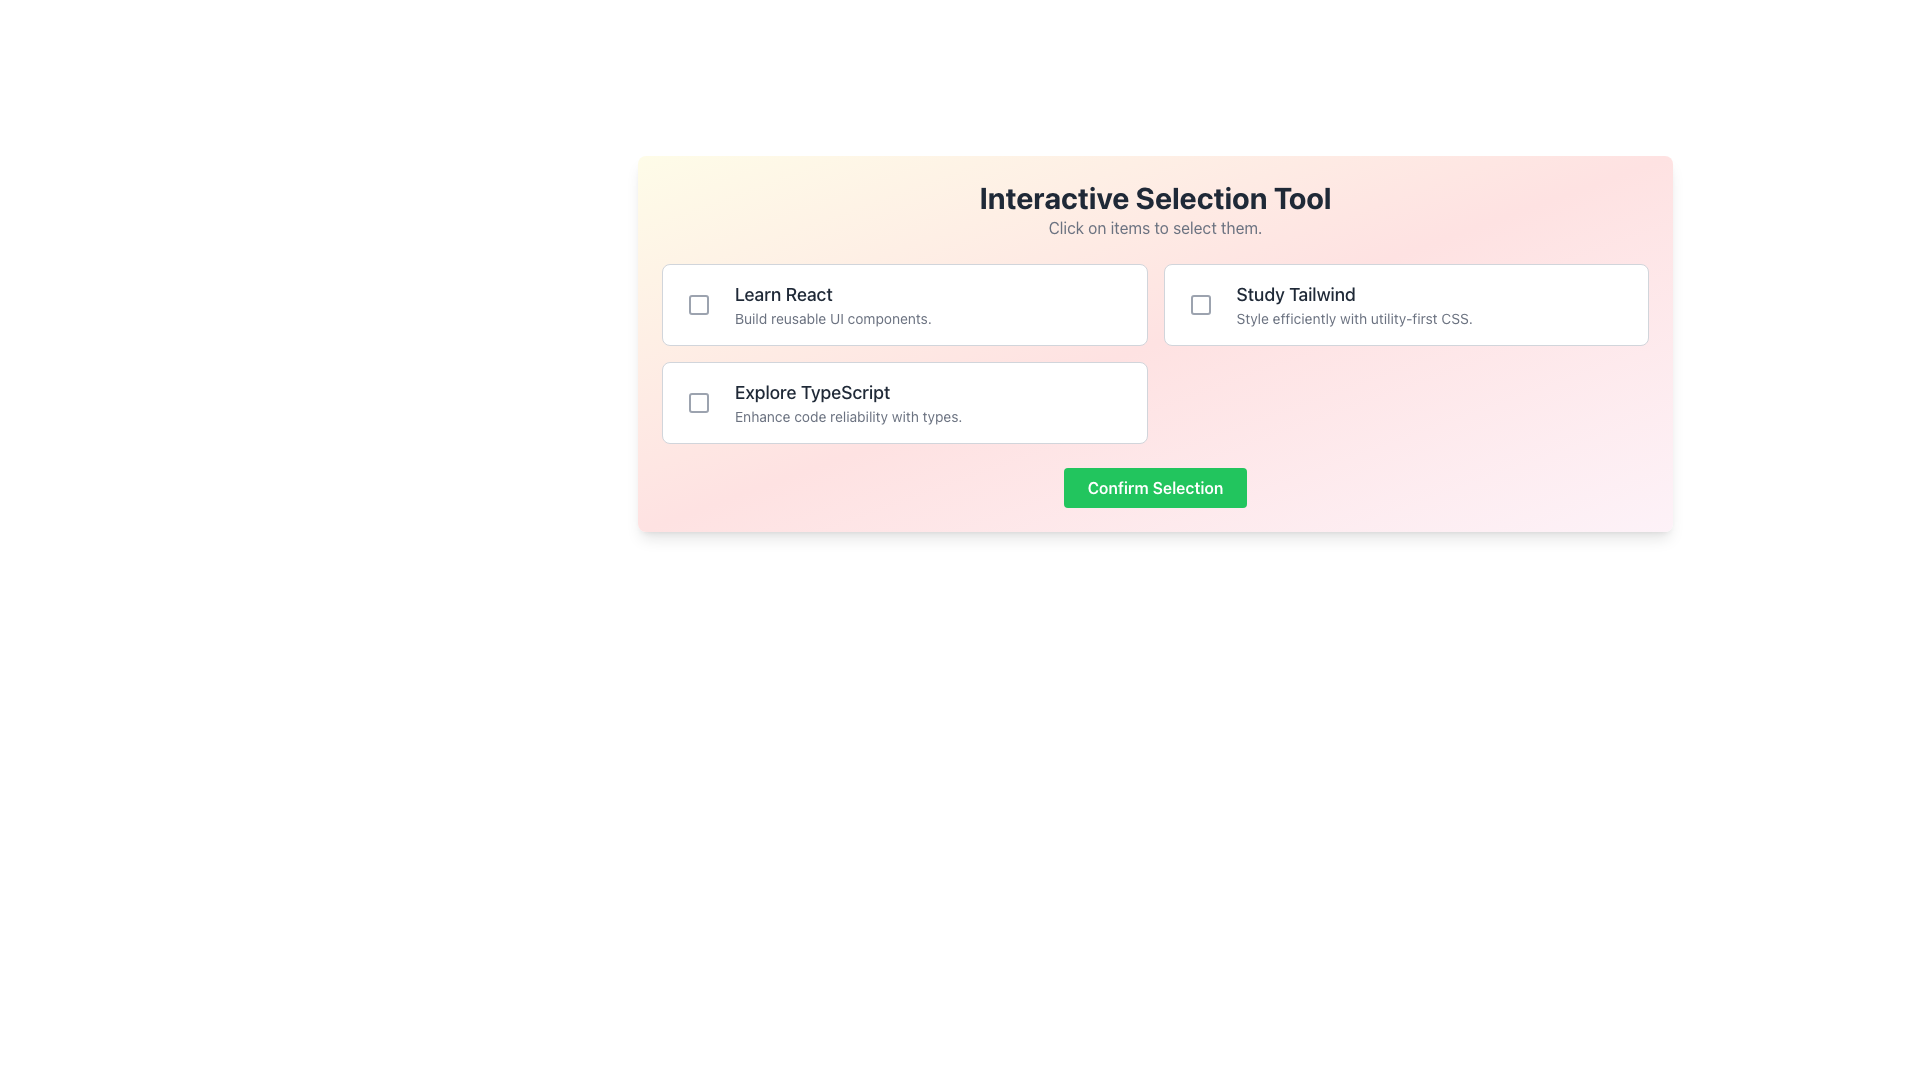  Describe the element at coordinates (848, 415) in the screenshot. I see `text label that provides a brief description or tagline under the heading 'Explore TypeScript', located in the second item of the left column` at that location.